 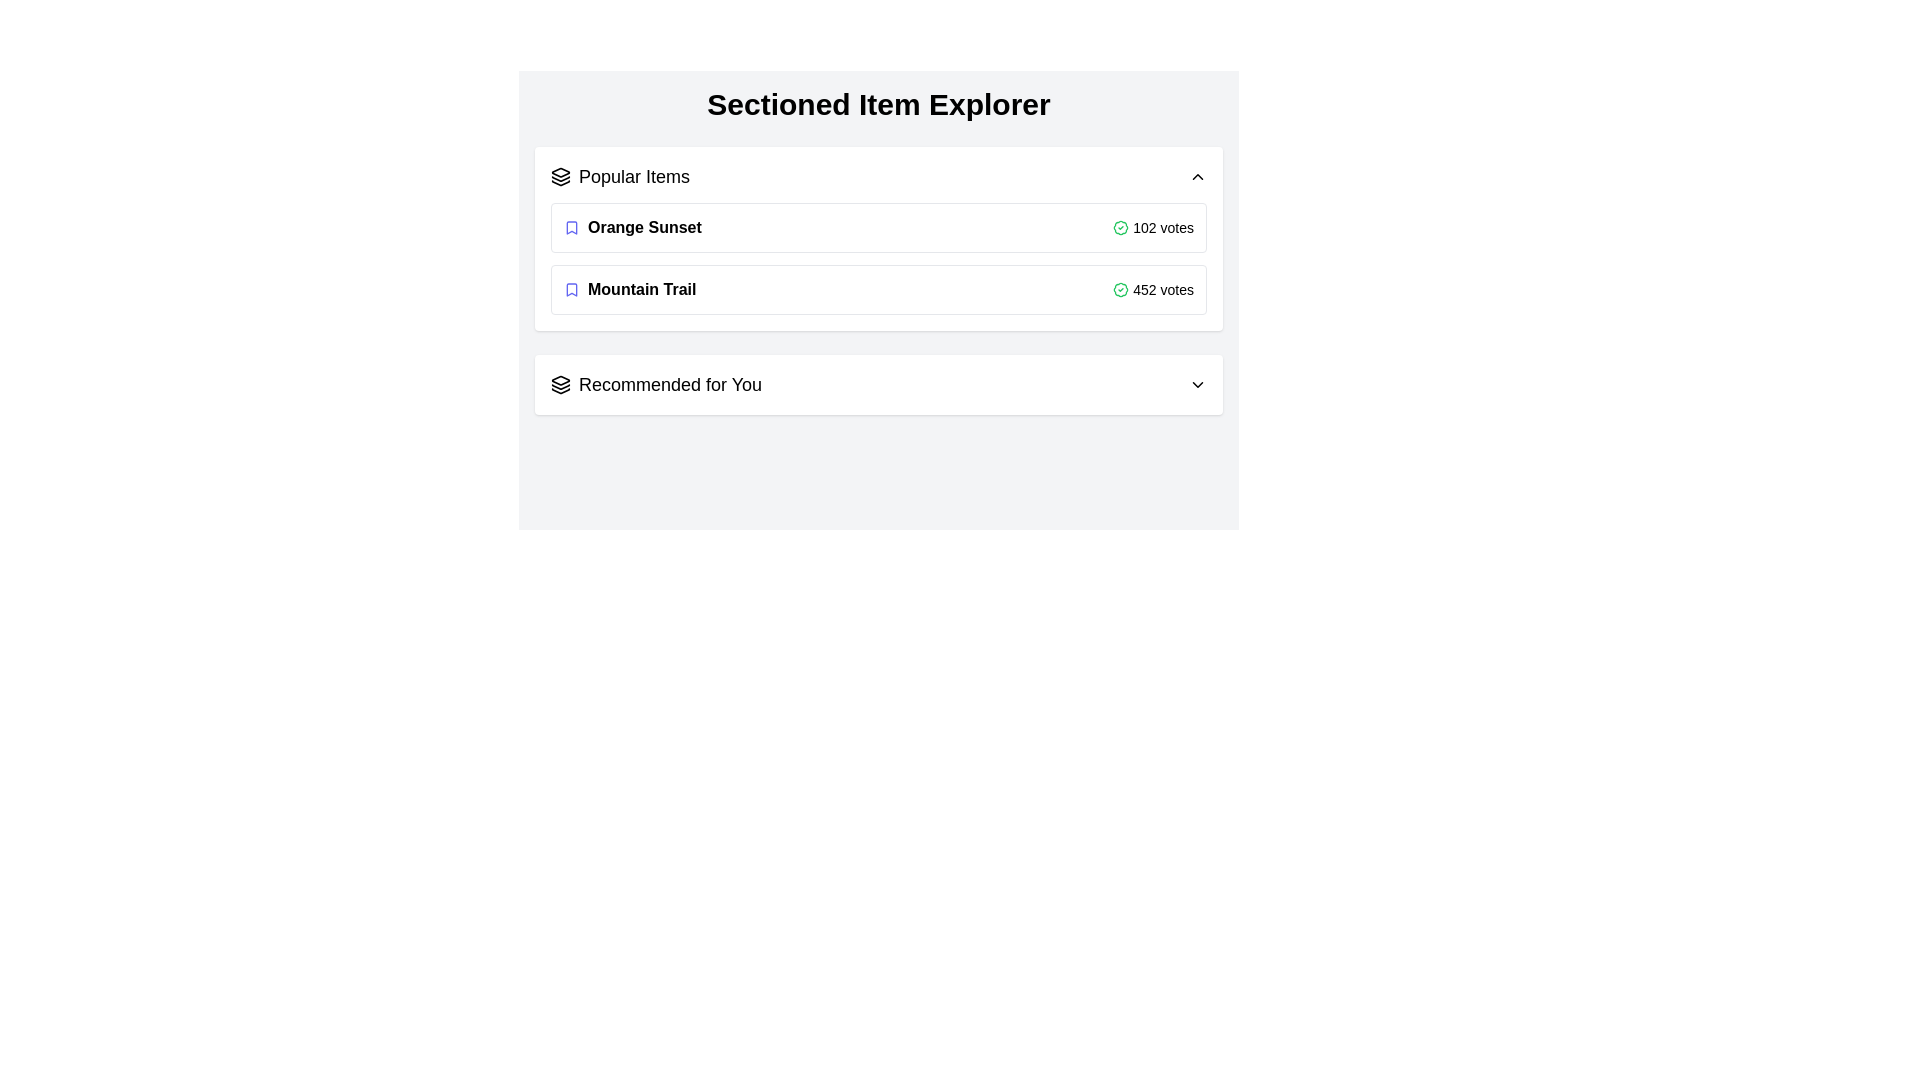 I want to click on the informative list item displaying 'Mountain Trail' with a voting score of '452 votes', located in the 'Popular Items' section, so click(x=878, y=289).